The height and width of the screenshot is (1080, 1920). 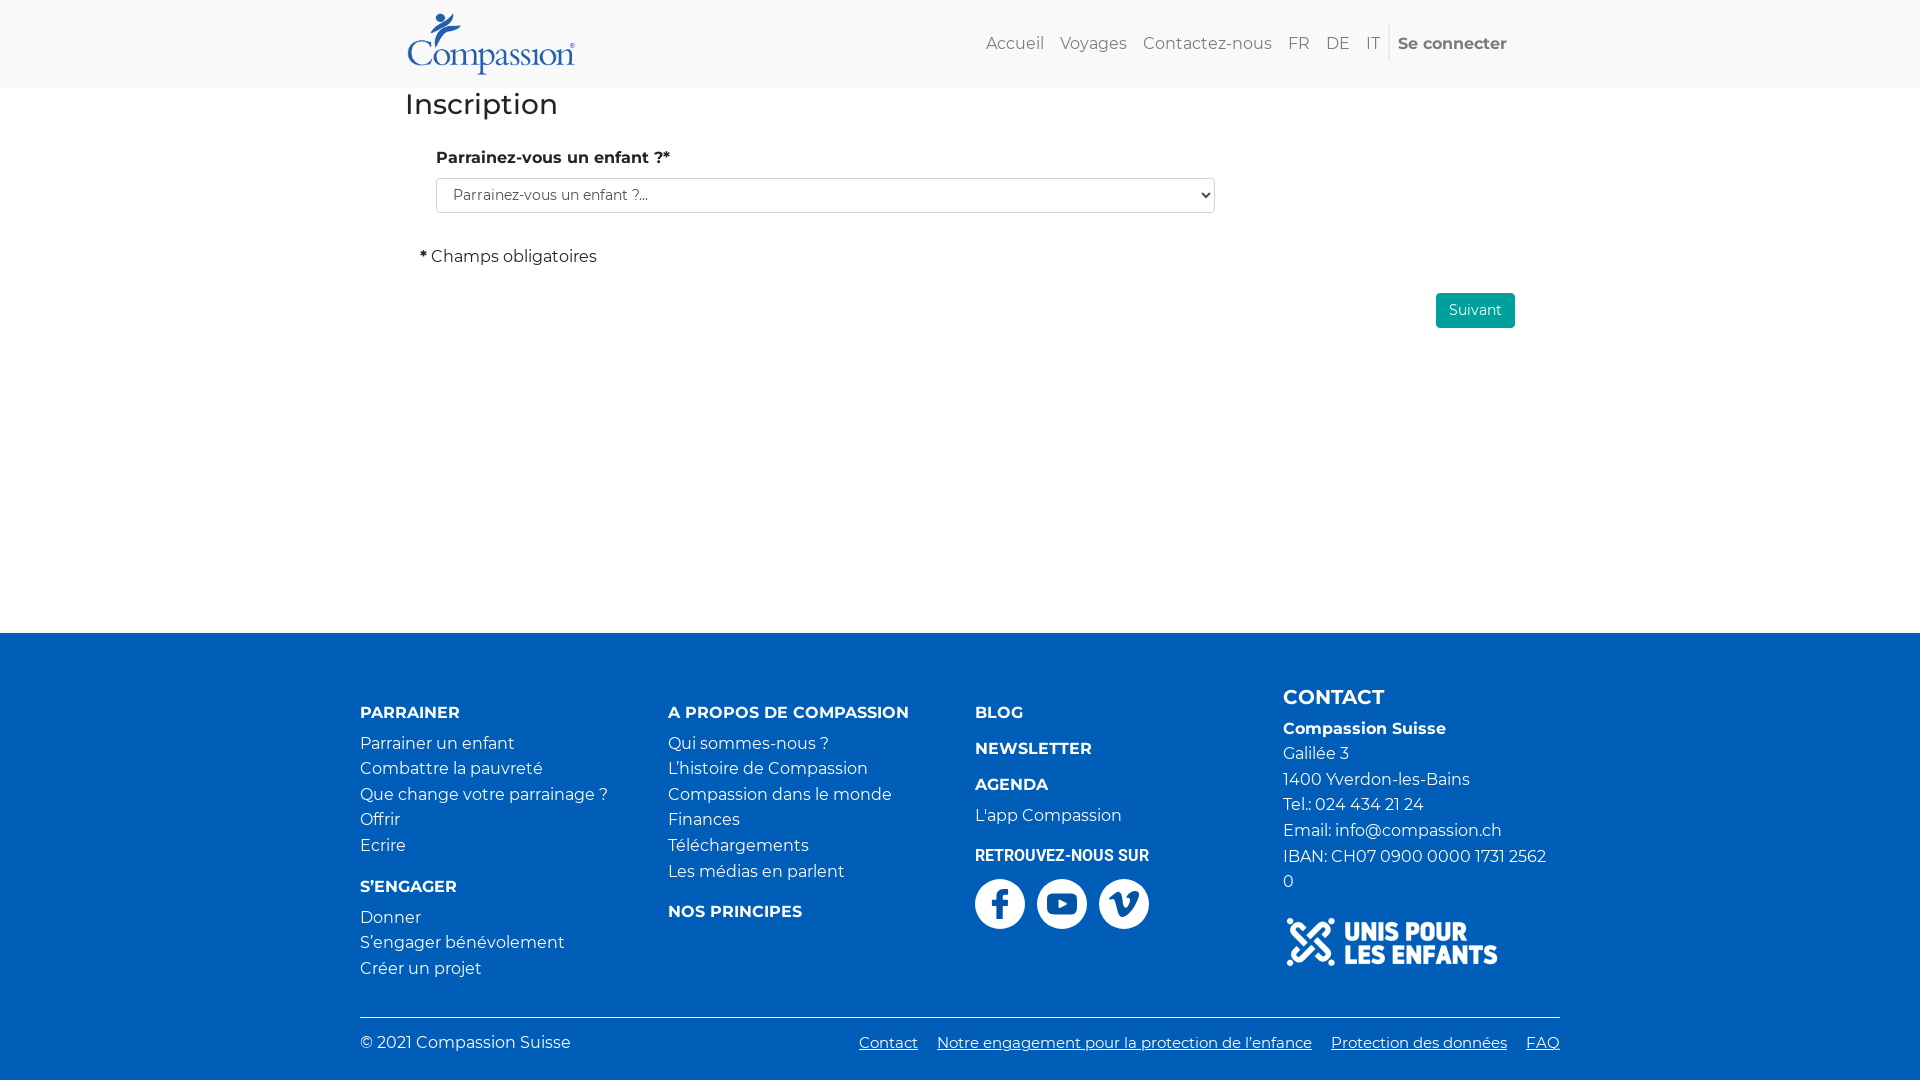 What do you see at coordinates (360, 743) in the screenshot?
I see `'Parrainer un enfant'` at bounding box center [360, 743].